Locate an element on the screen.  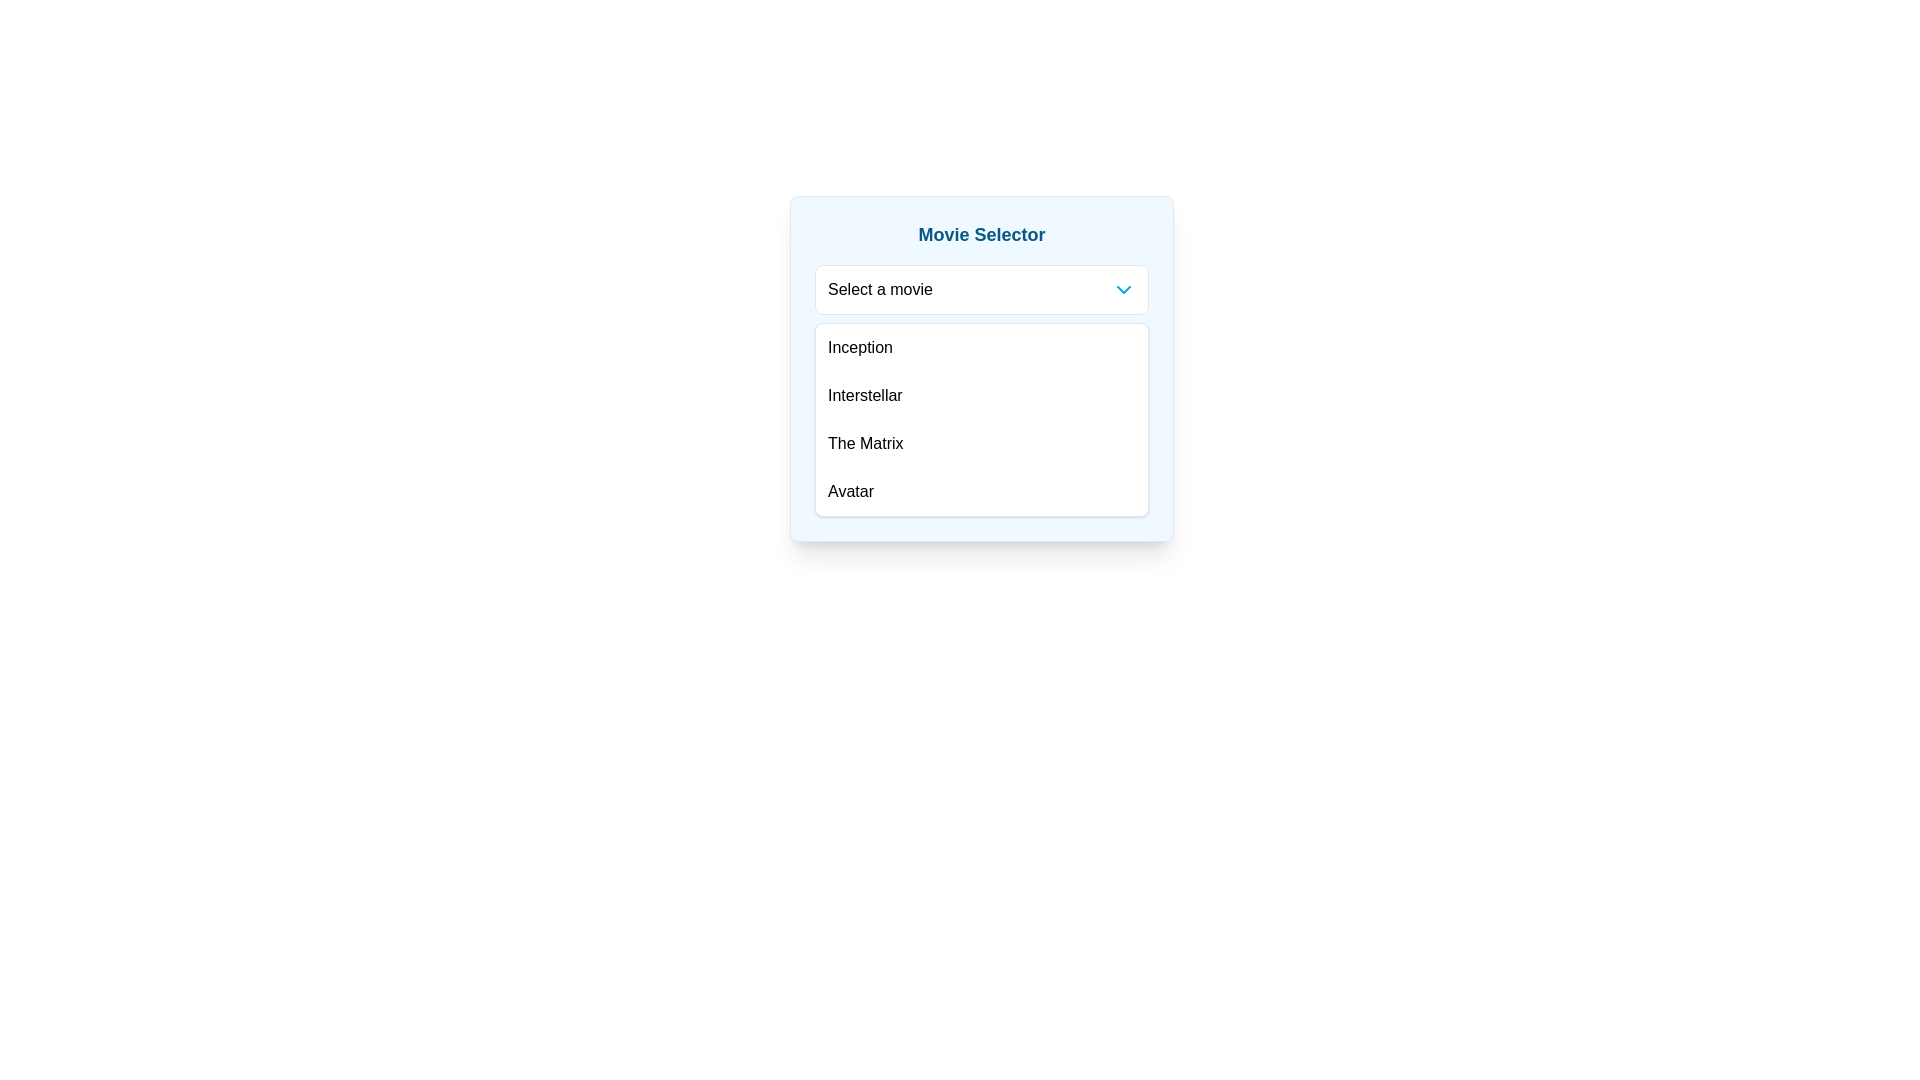
the selectable option labeled 'Avatar' in the dropdown menu is located at coordinates (850, 492).